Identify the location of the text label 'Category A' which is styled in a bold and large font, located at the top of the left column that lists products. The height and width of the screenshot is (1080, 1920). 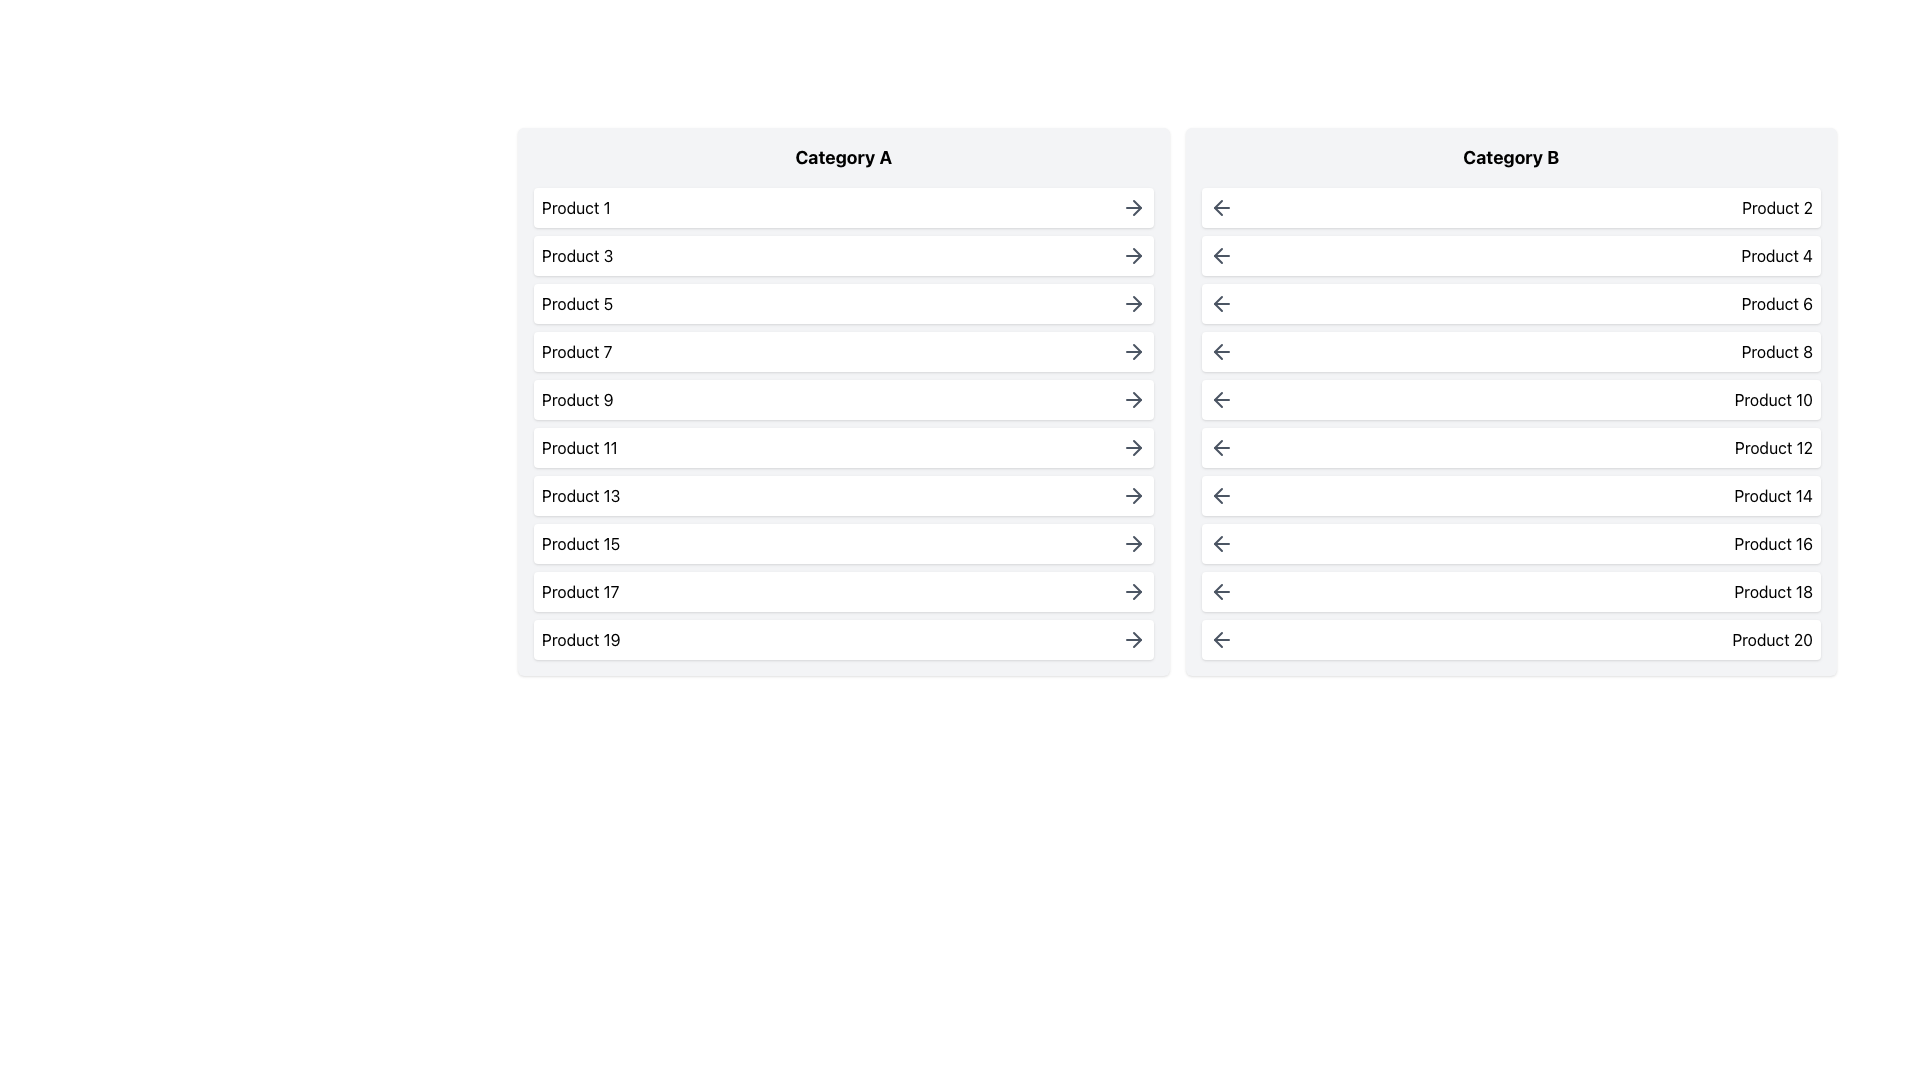
(843, 157).